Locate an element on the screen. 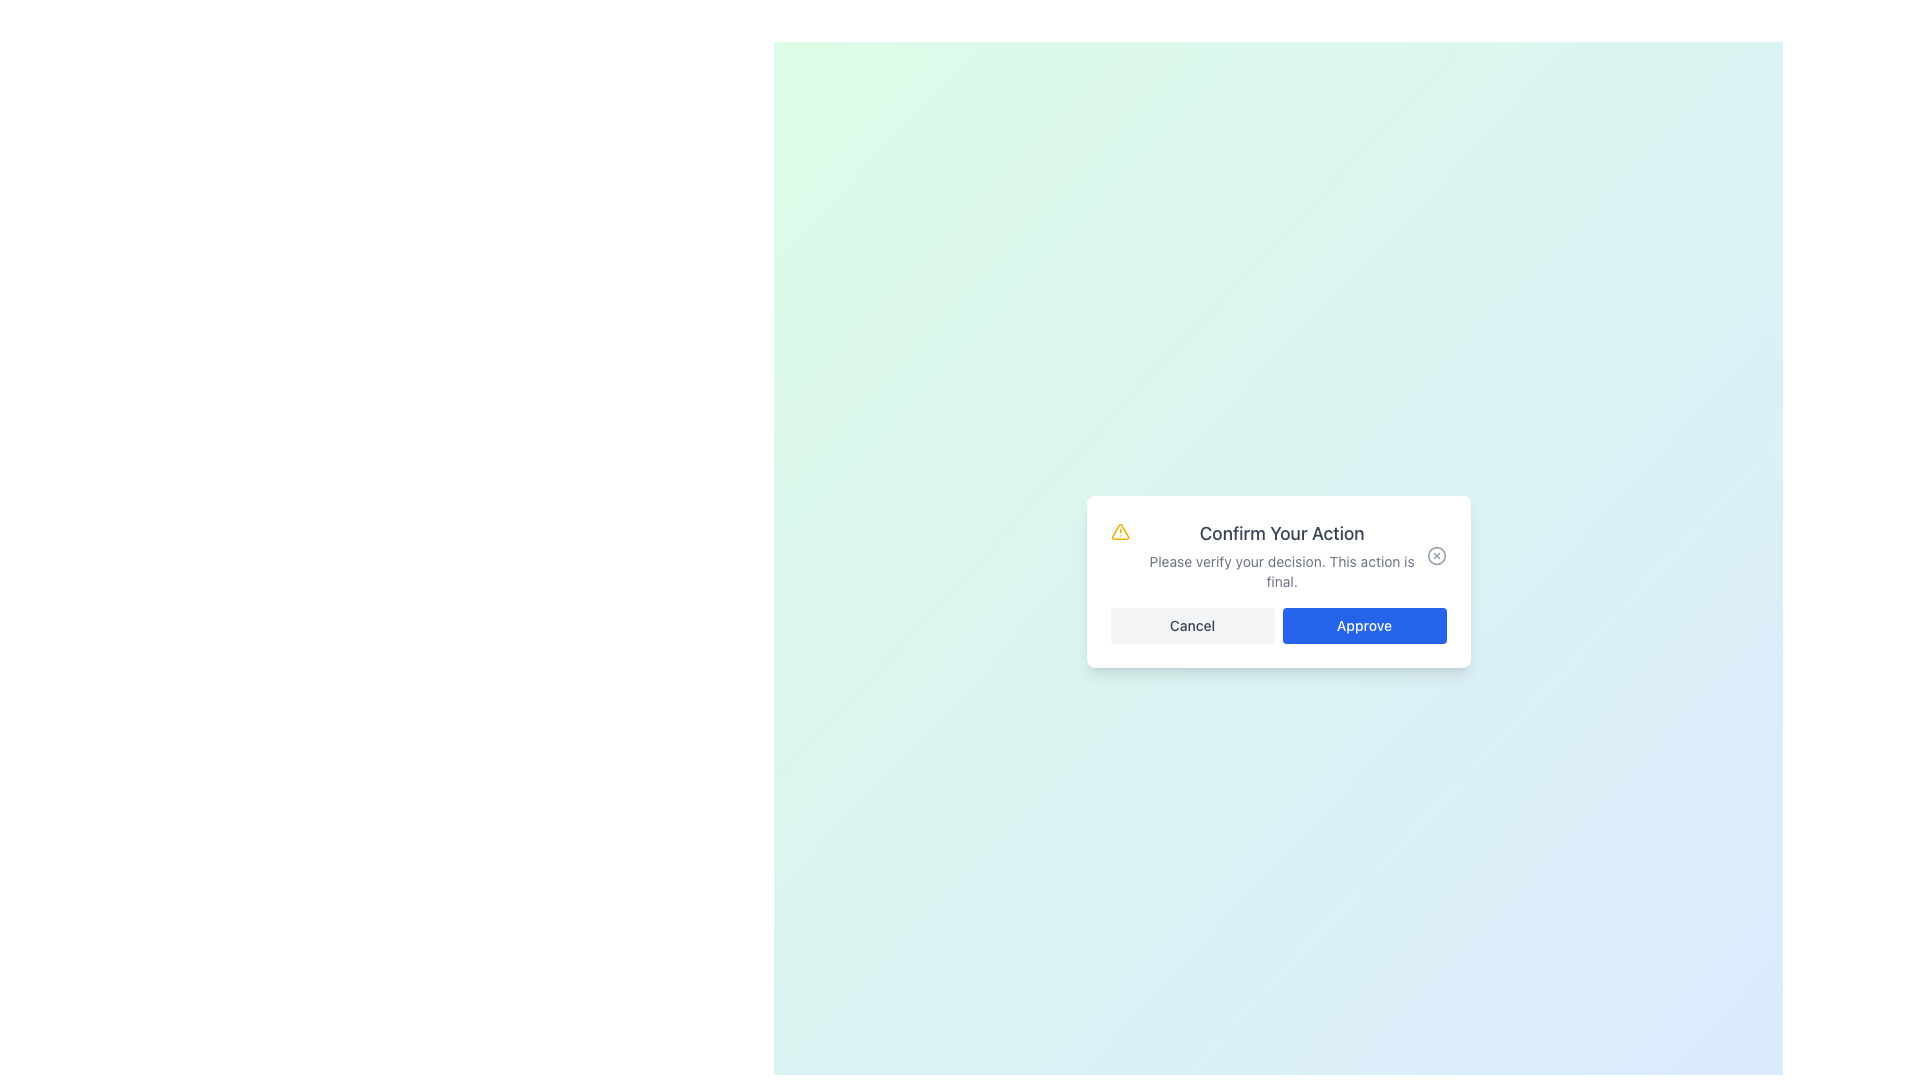 This screenshot has height=1080, width=1920. the SVG circle element located in the top-right corner of the dialog box is located at coordinates (1435, 555).